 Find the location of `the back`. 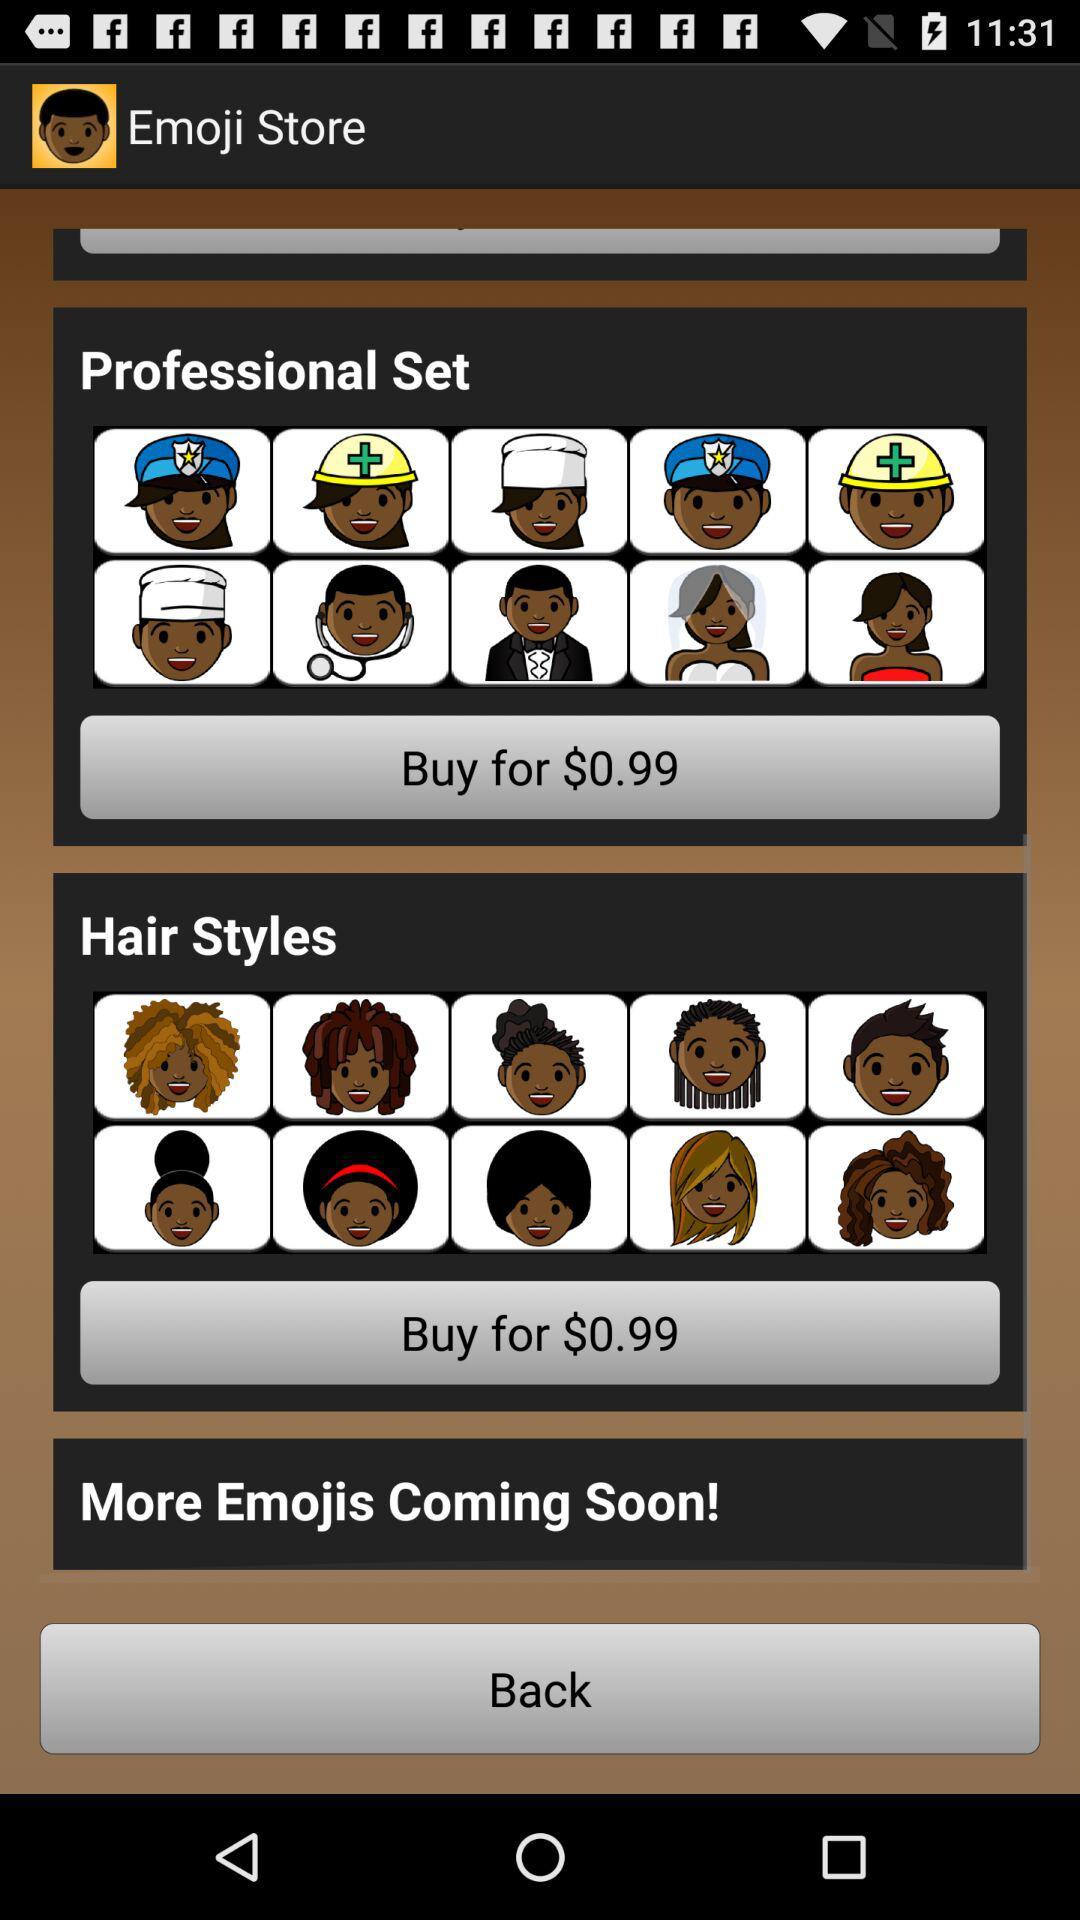

the back is located at coordinates (540, 1687).